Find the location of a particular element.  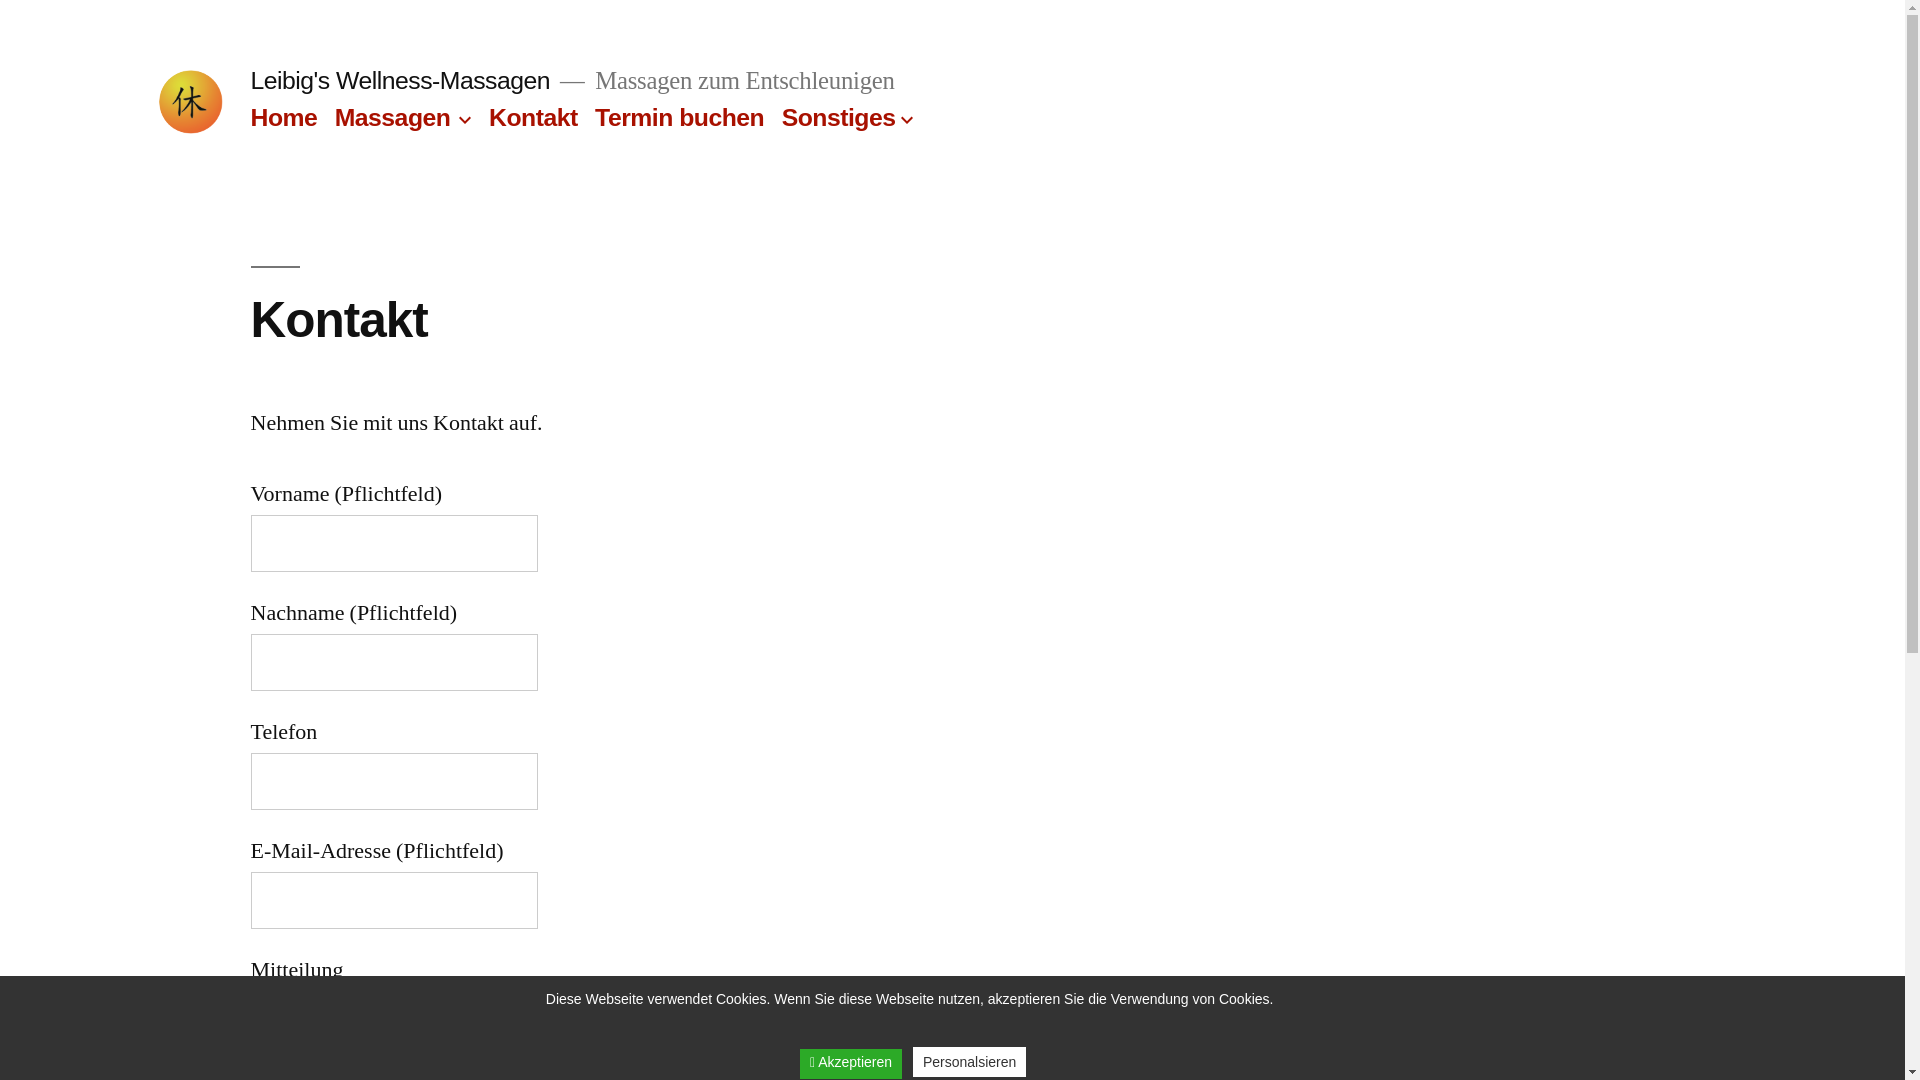

'Massagen' is located at coordinates (335, 117).